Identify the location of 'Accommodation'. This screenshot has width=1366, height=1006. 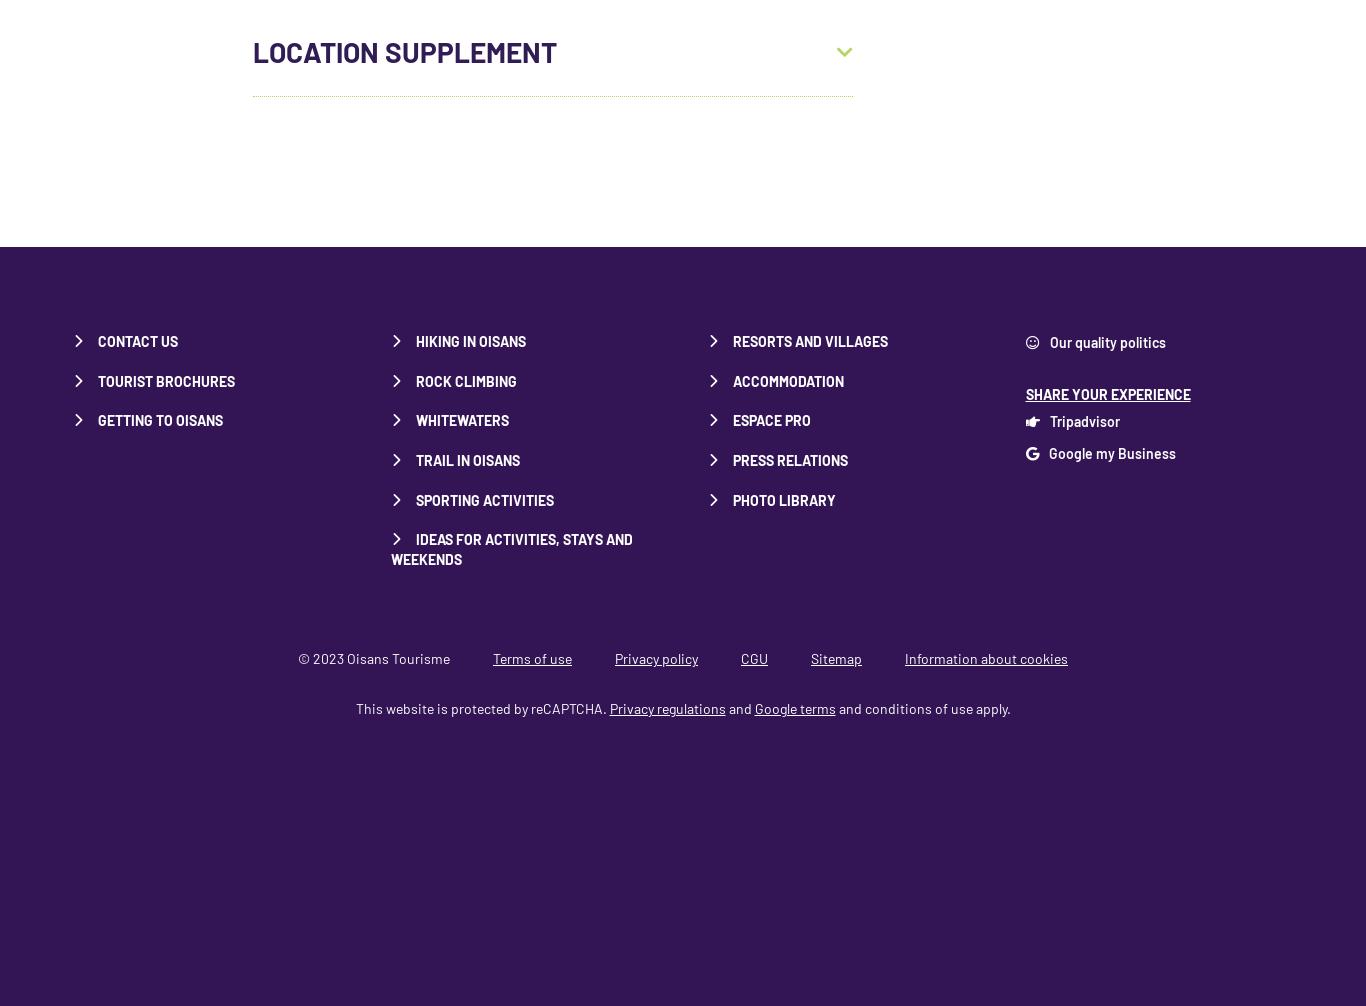
(788, 379).